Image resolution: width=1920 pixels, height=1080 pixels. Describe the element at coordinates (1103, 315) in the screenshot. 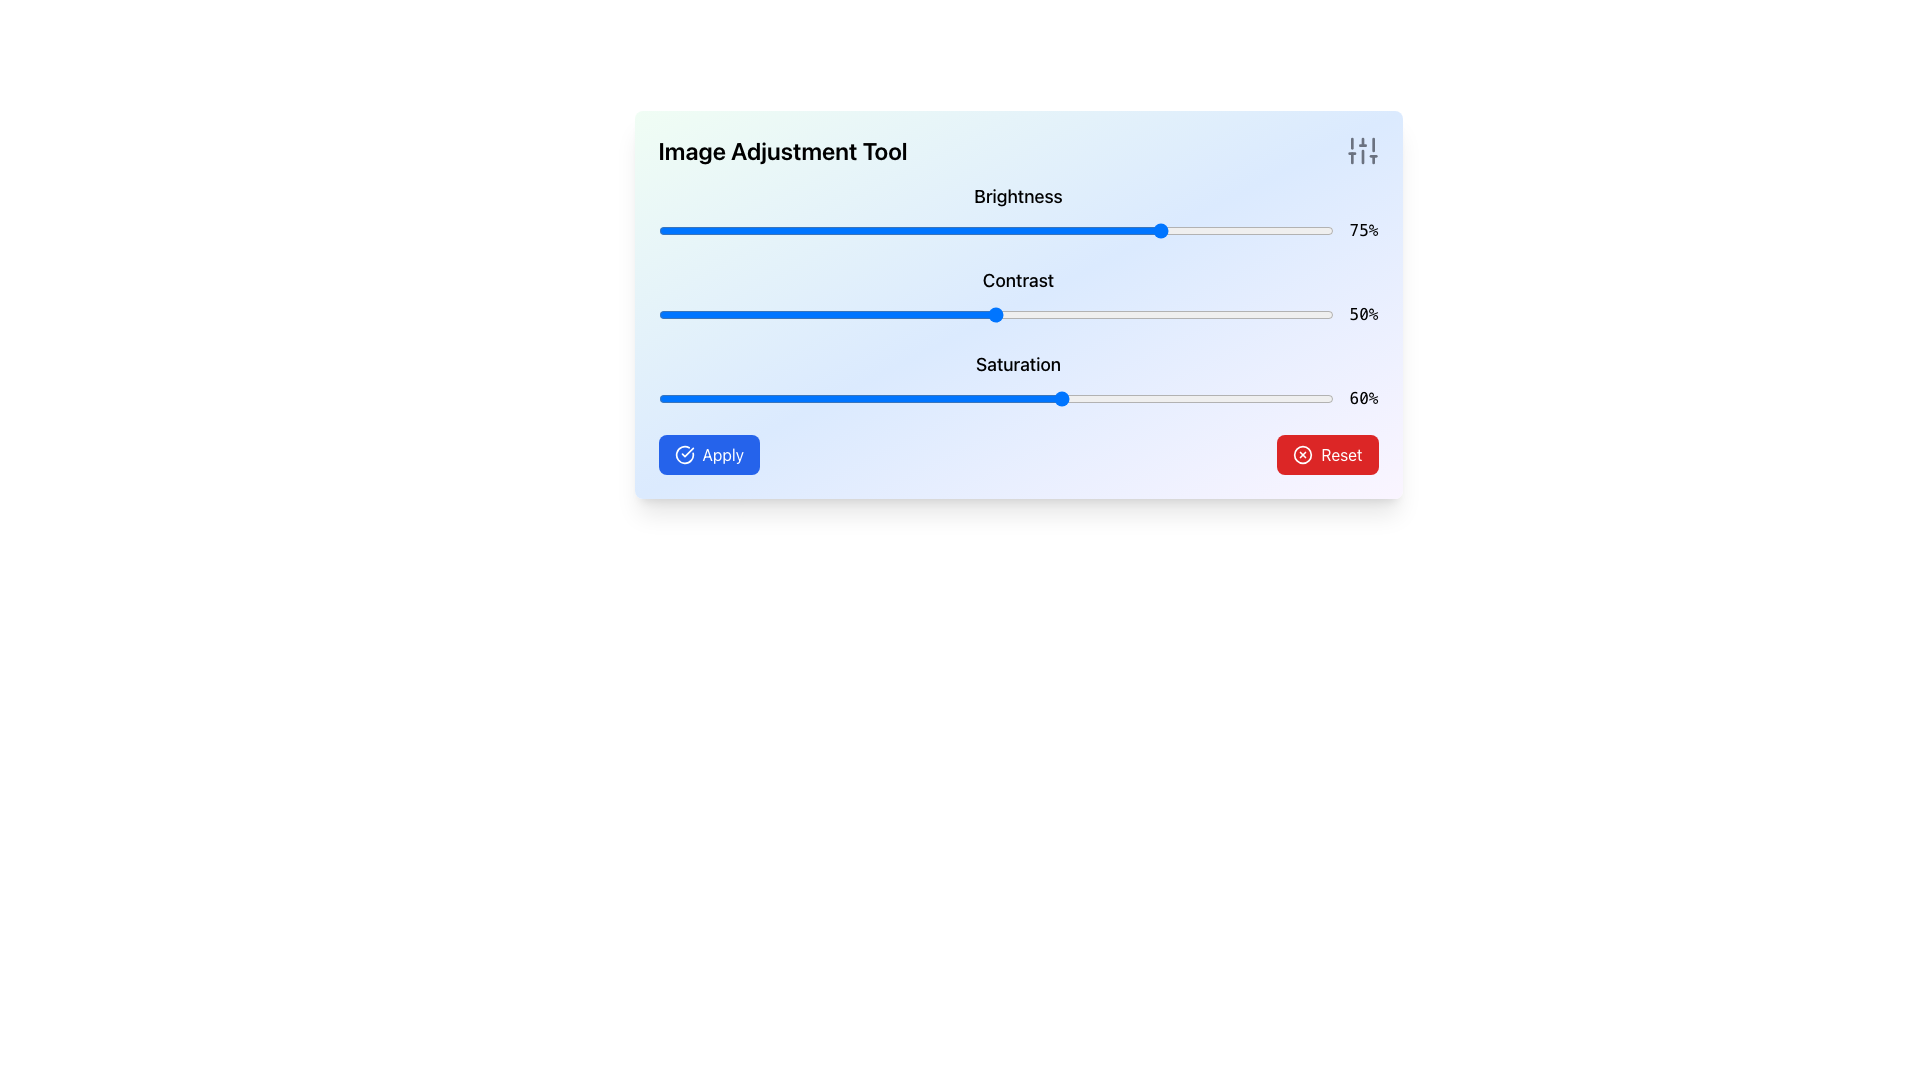

I see `contrast` at that location.